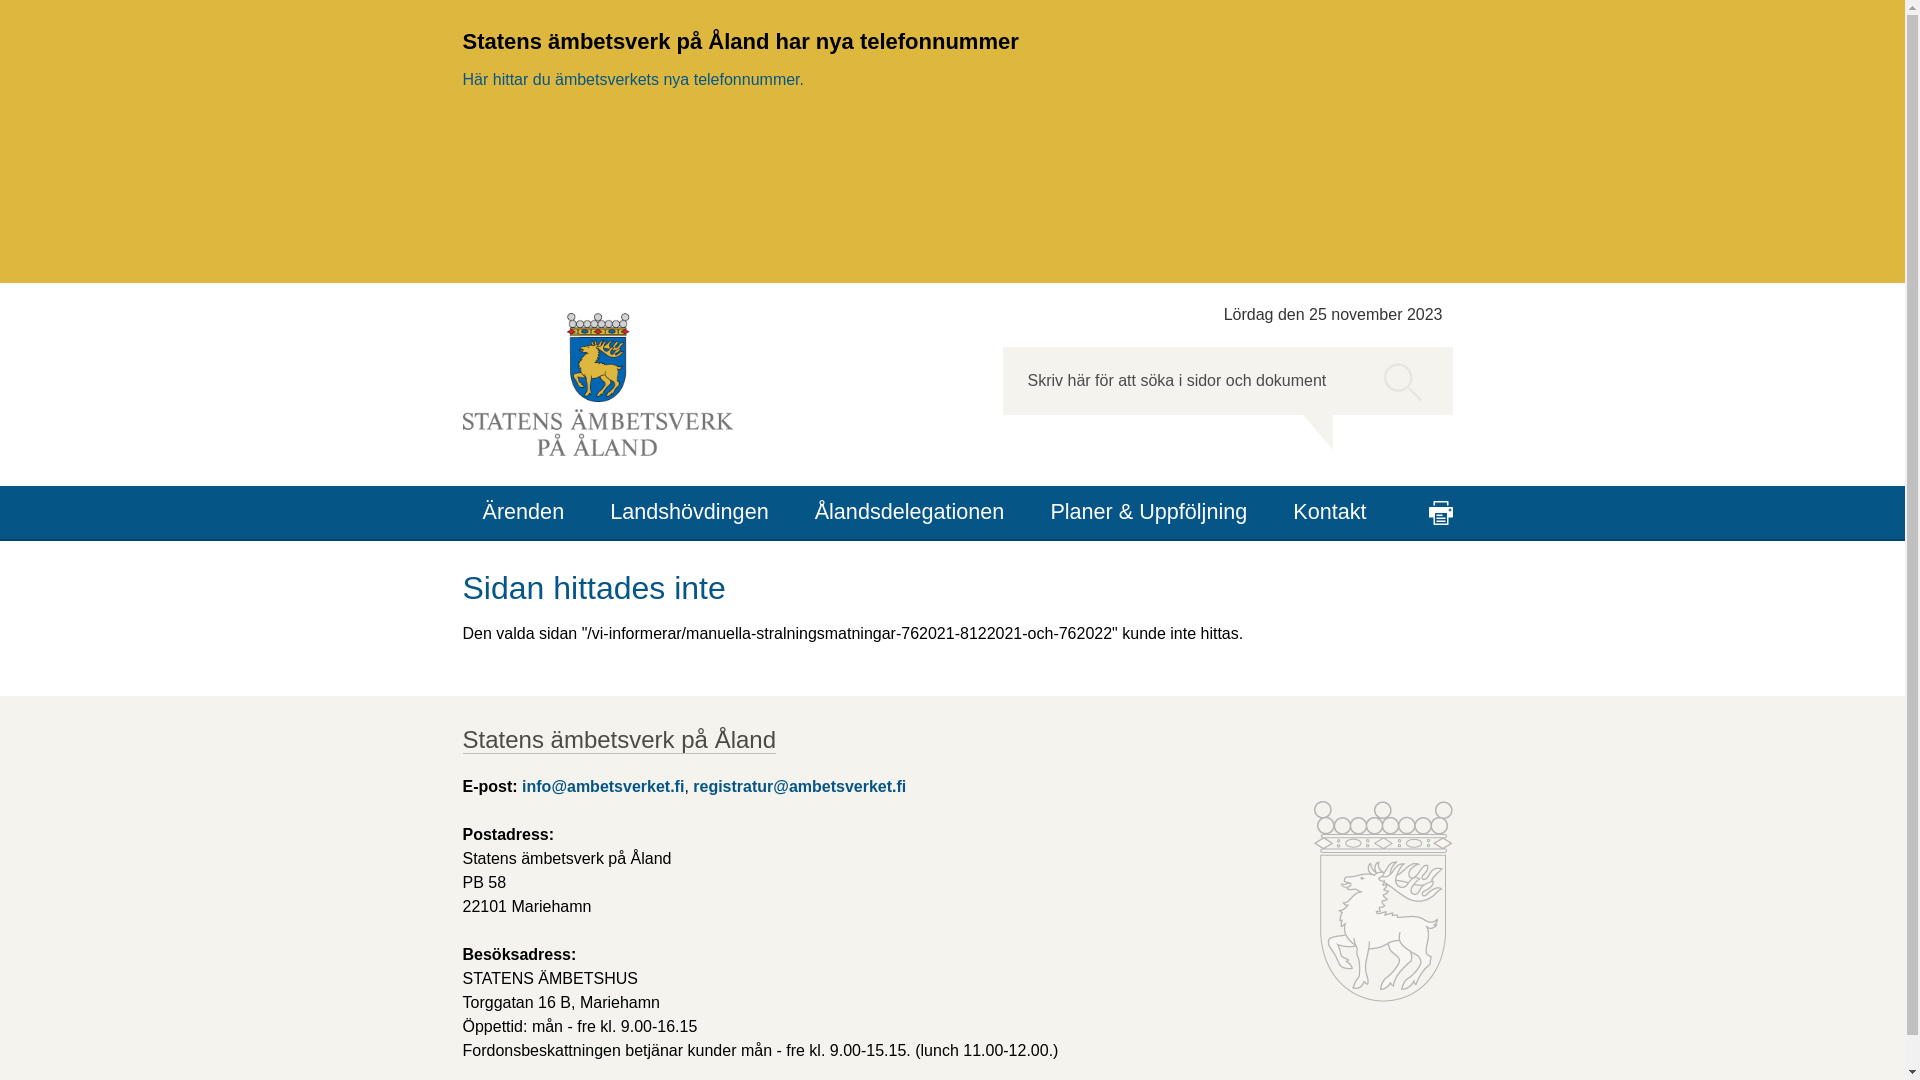 The height and width of the screenshot is (1080, 1920). I want to click on 'registratur@ambetsverket.fi', so click(798, 786).